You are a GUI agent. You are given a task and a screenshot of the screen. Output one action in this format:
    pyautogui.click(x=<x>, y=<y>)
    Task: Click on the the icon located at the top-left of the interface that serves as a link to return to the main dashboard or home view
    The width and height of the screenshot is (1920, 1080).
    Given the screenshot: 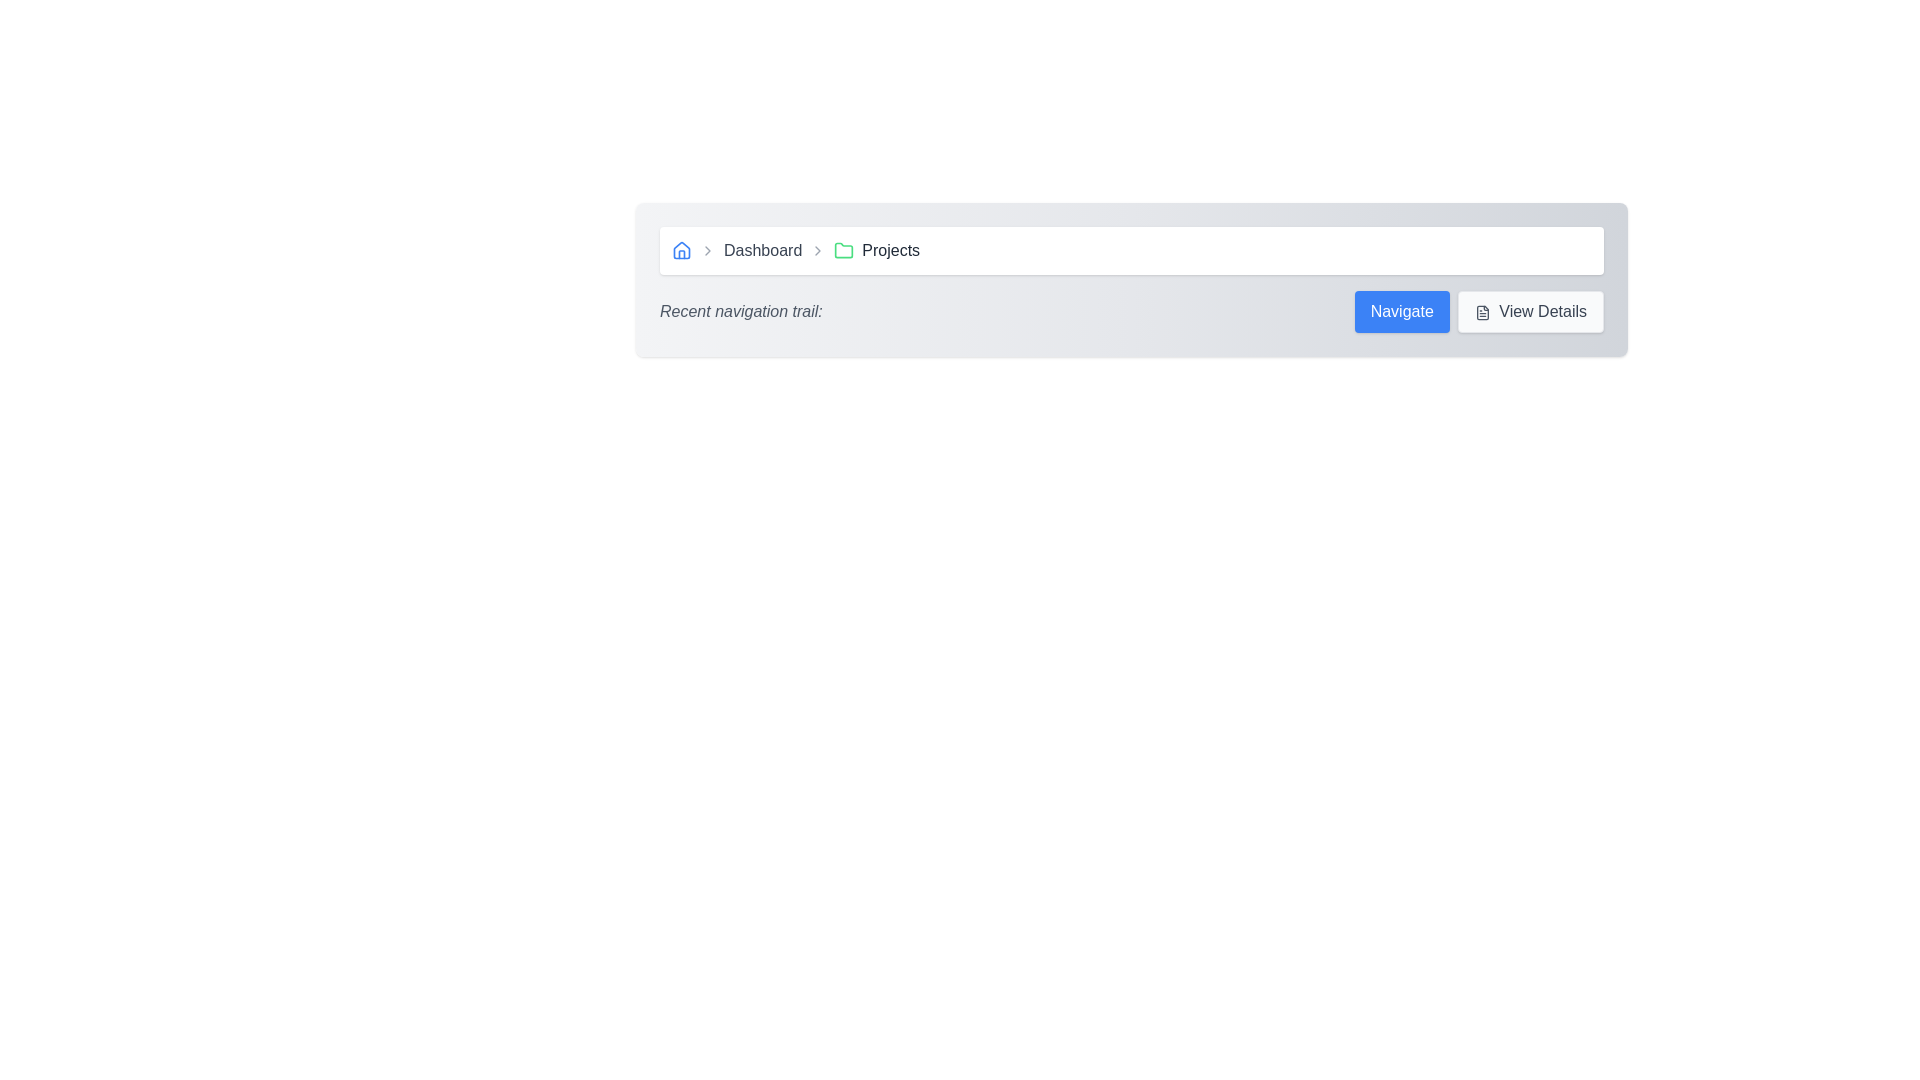 What is the action you would take?
    pyautogui.click(x=681, y=249)
    